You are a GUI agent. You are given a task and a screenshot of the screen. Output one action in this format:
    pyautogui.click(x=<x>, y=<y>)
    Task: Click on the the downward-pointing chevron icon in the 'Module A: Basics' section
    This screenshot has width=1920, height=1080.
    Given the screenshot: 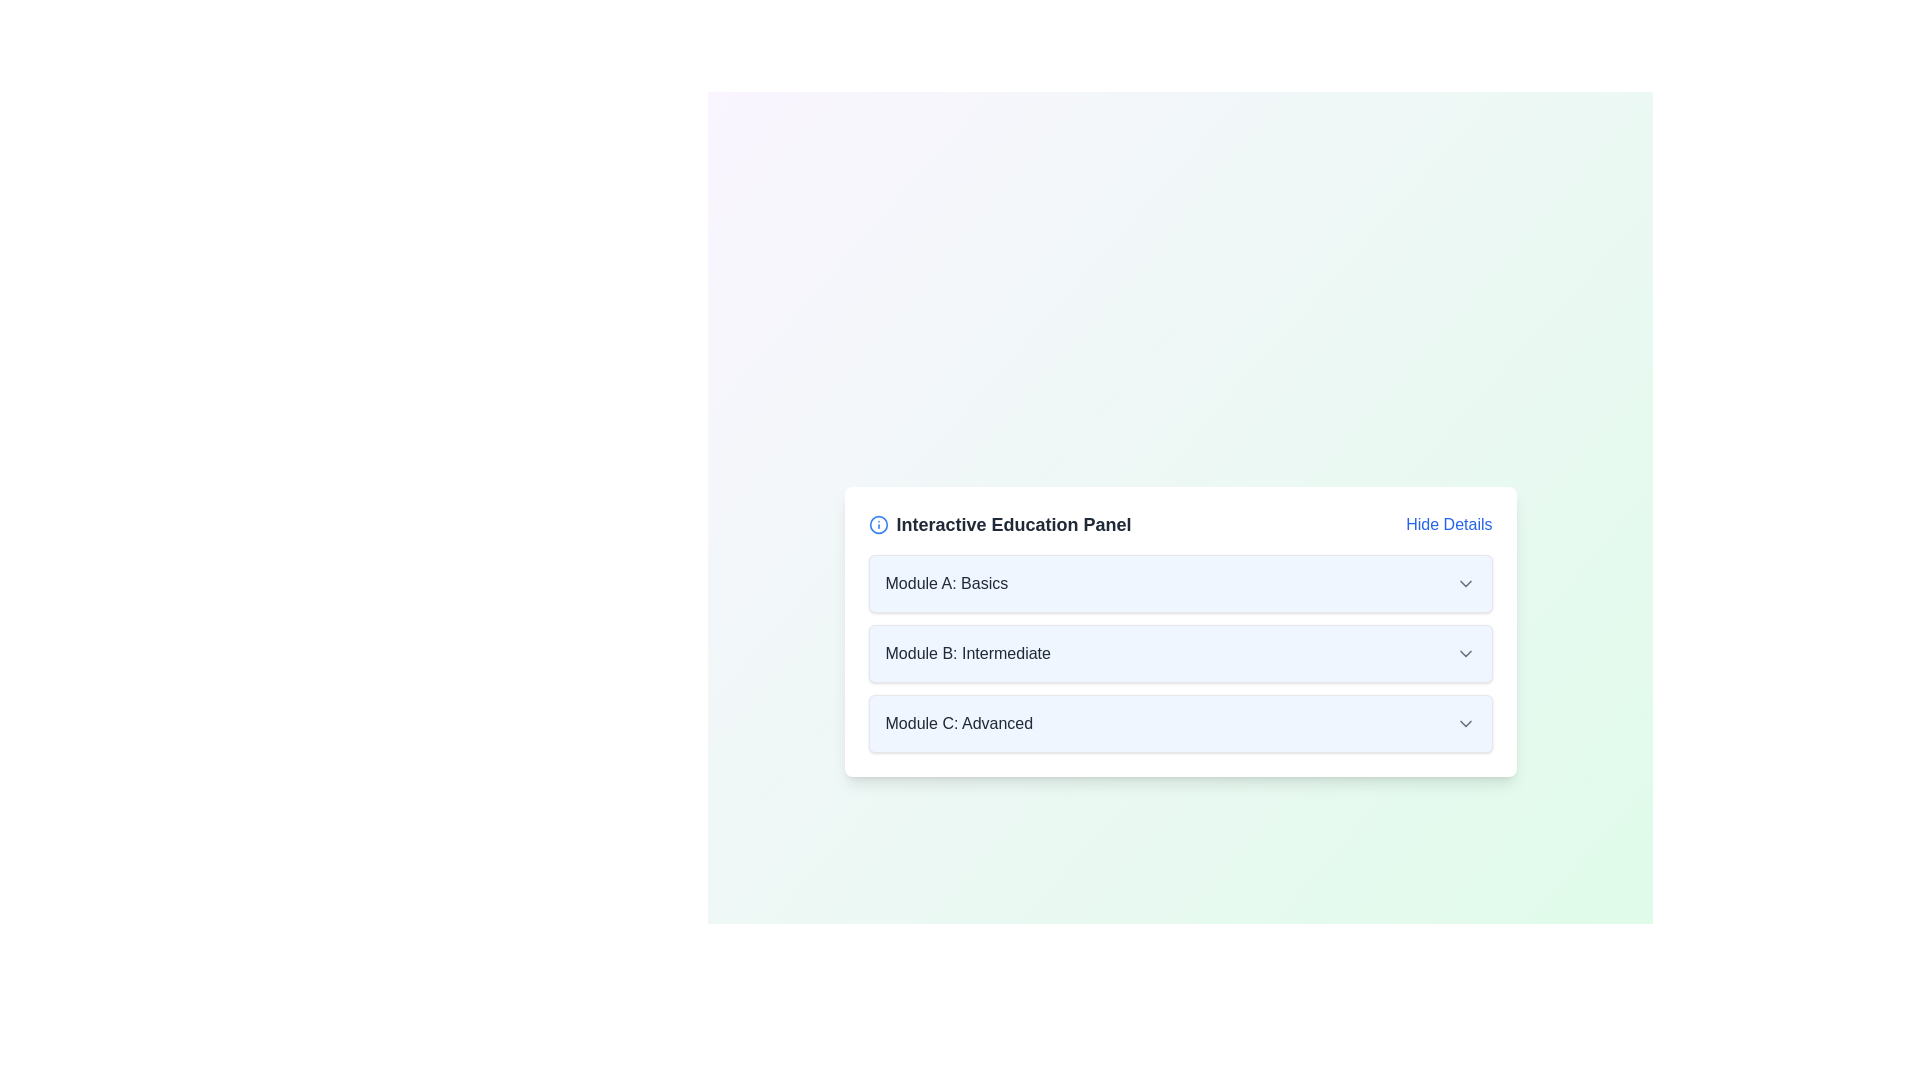 What is the action you would take?
    pyautogui.click(x=1465, y=583)
    